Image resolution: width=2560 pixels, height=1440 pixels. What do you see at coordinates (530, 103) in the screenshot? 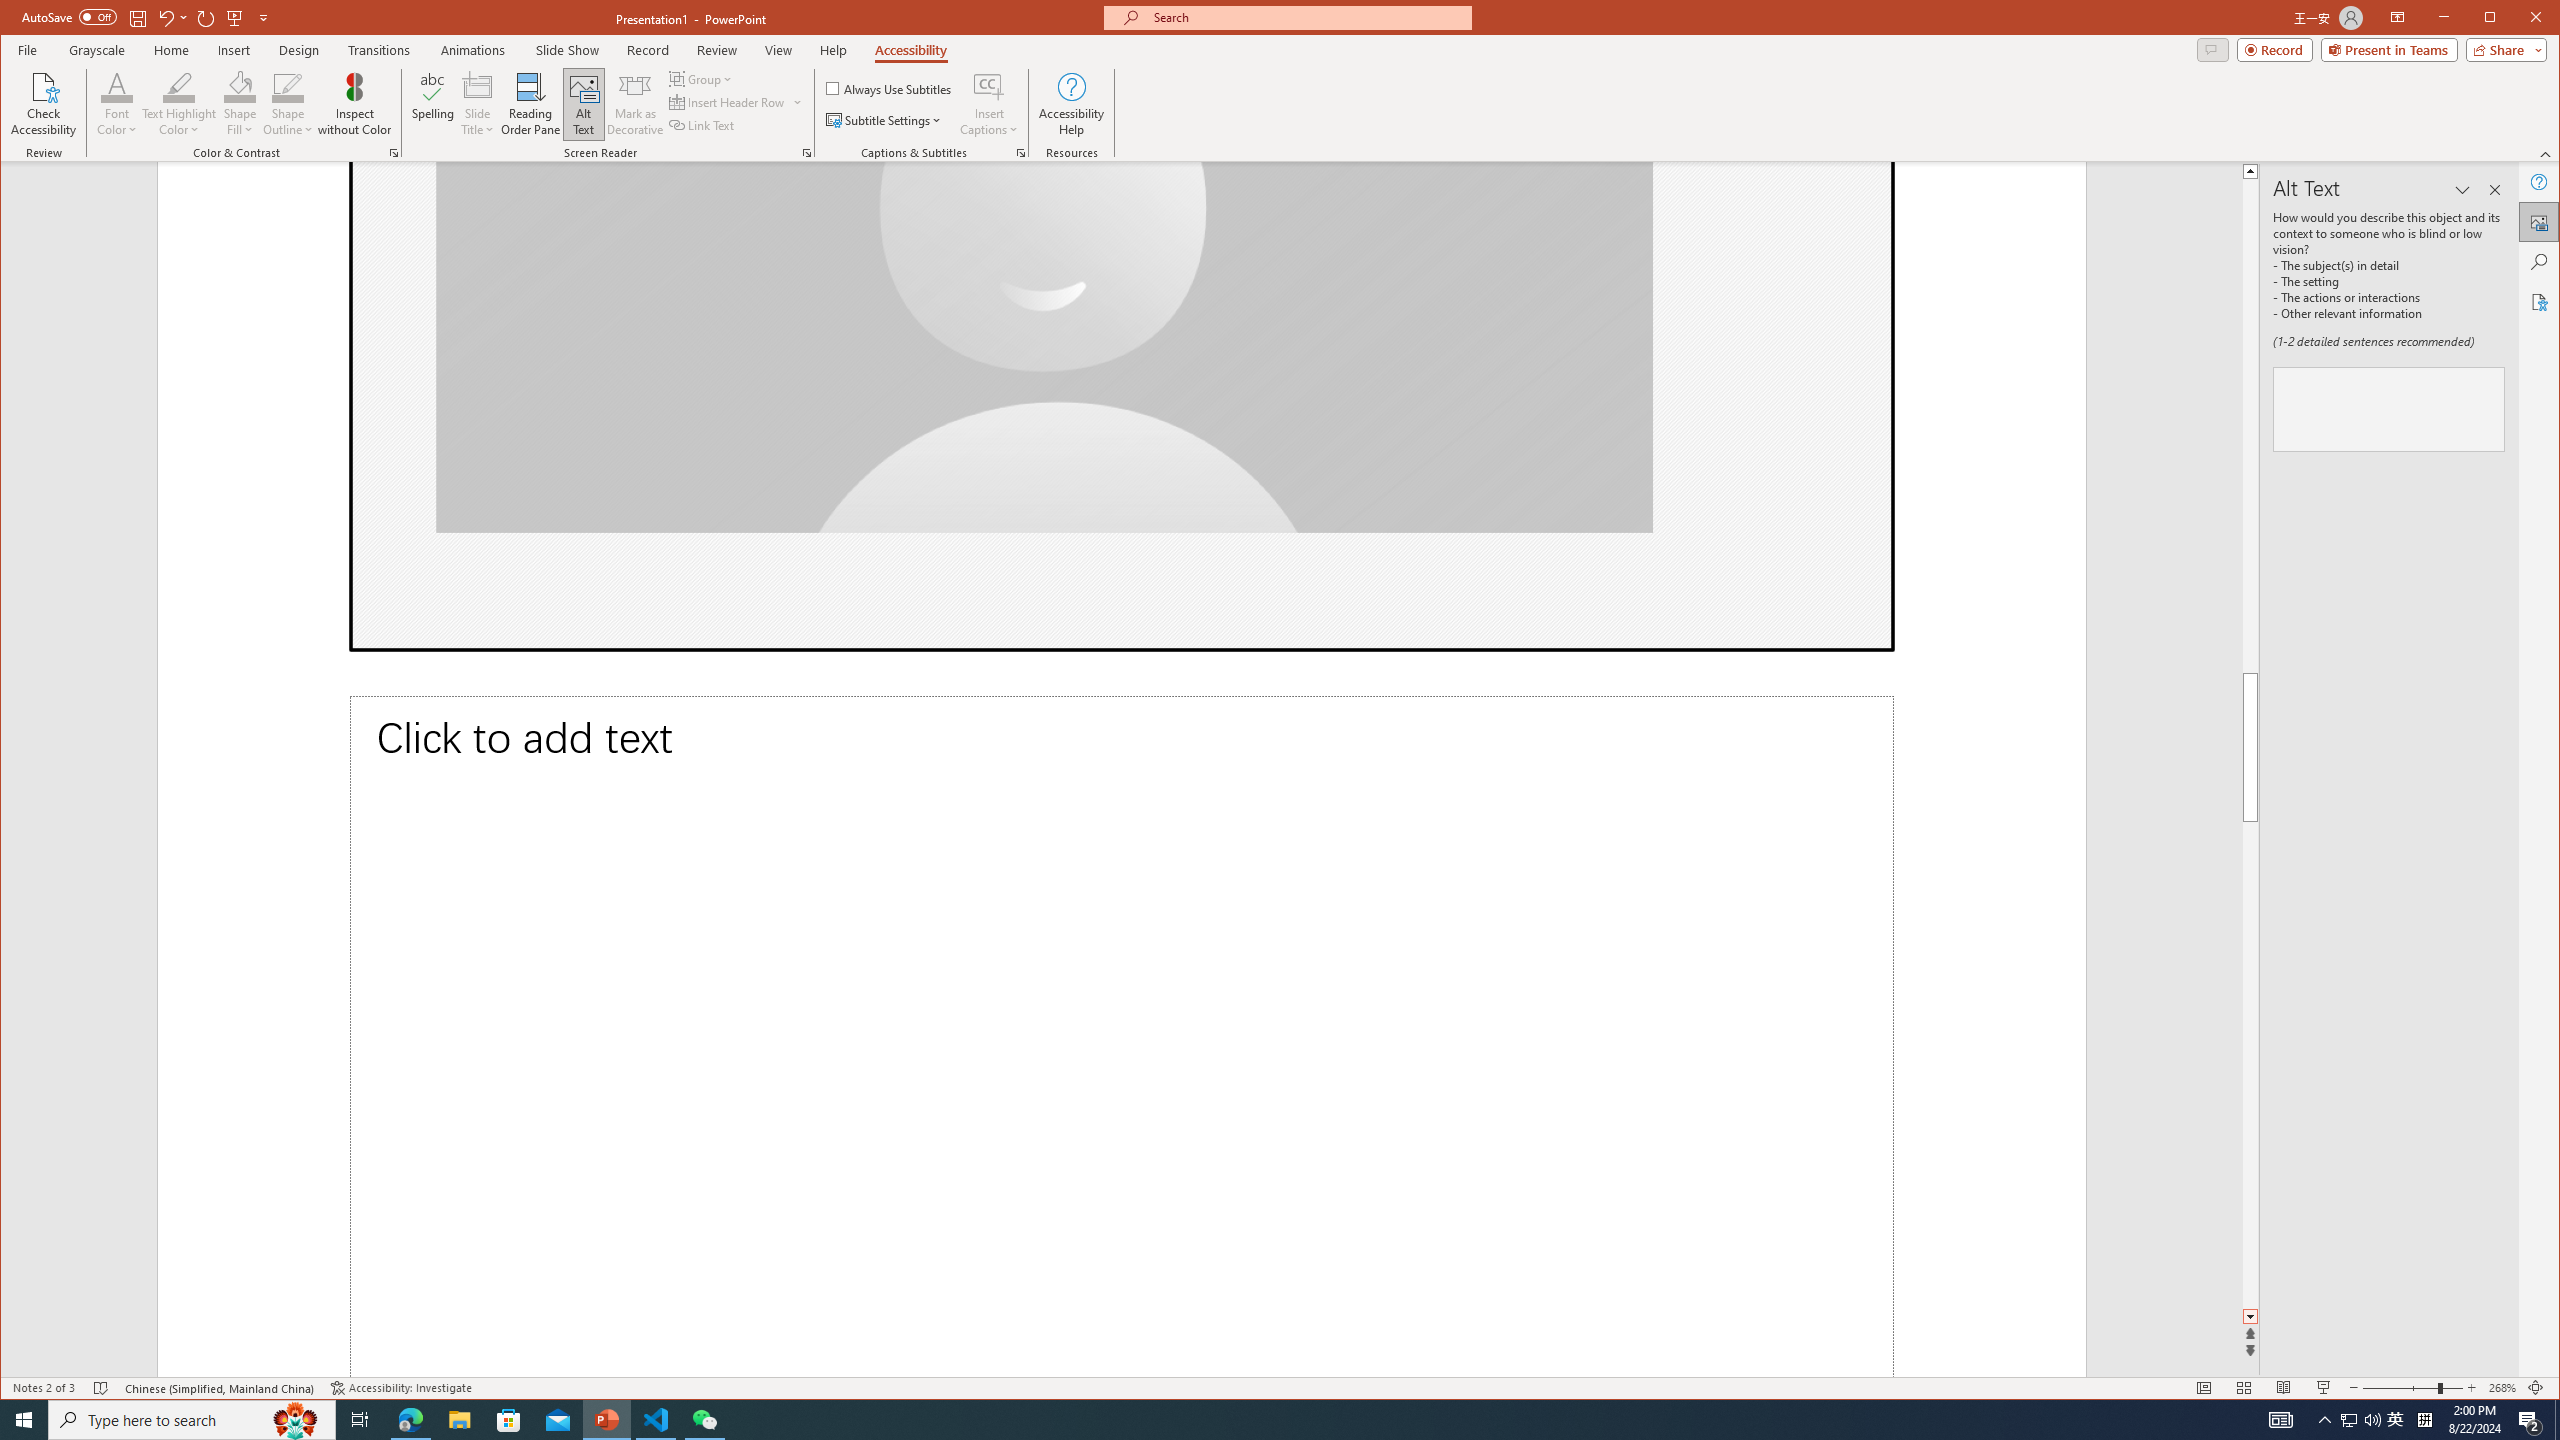
I see `'Reading Order Pane'` at bounding box center [530, 103].